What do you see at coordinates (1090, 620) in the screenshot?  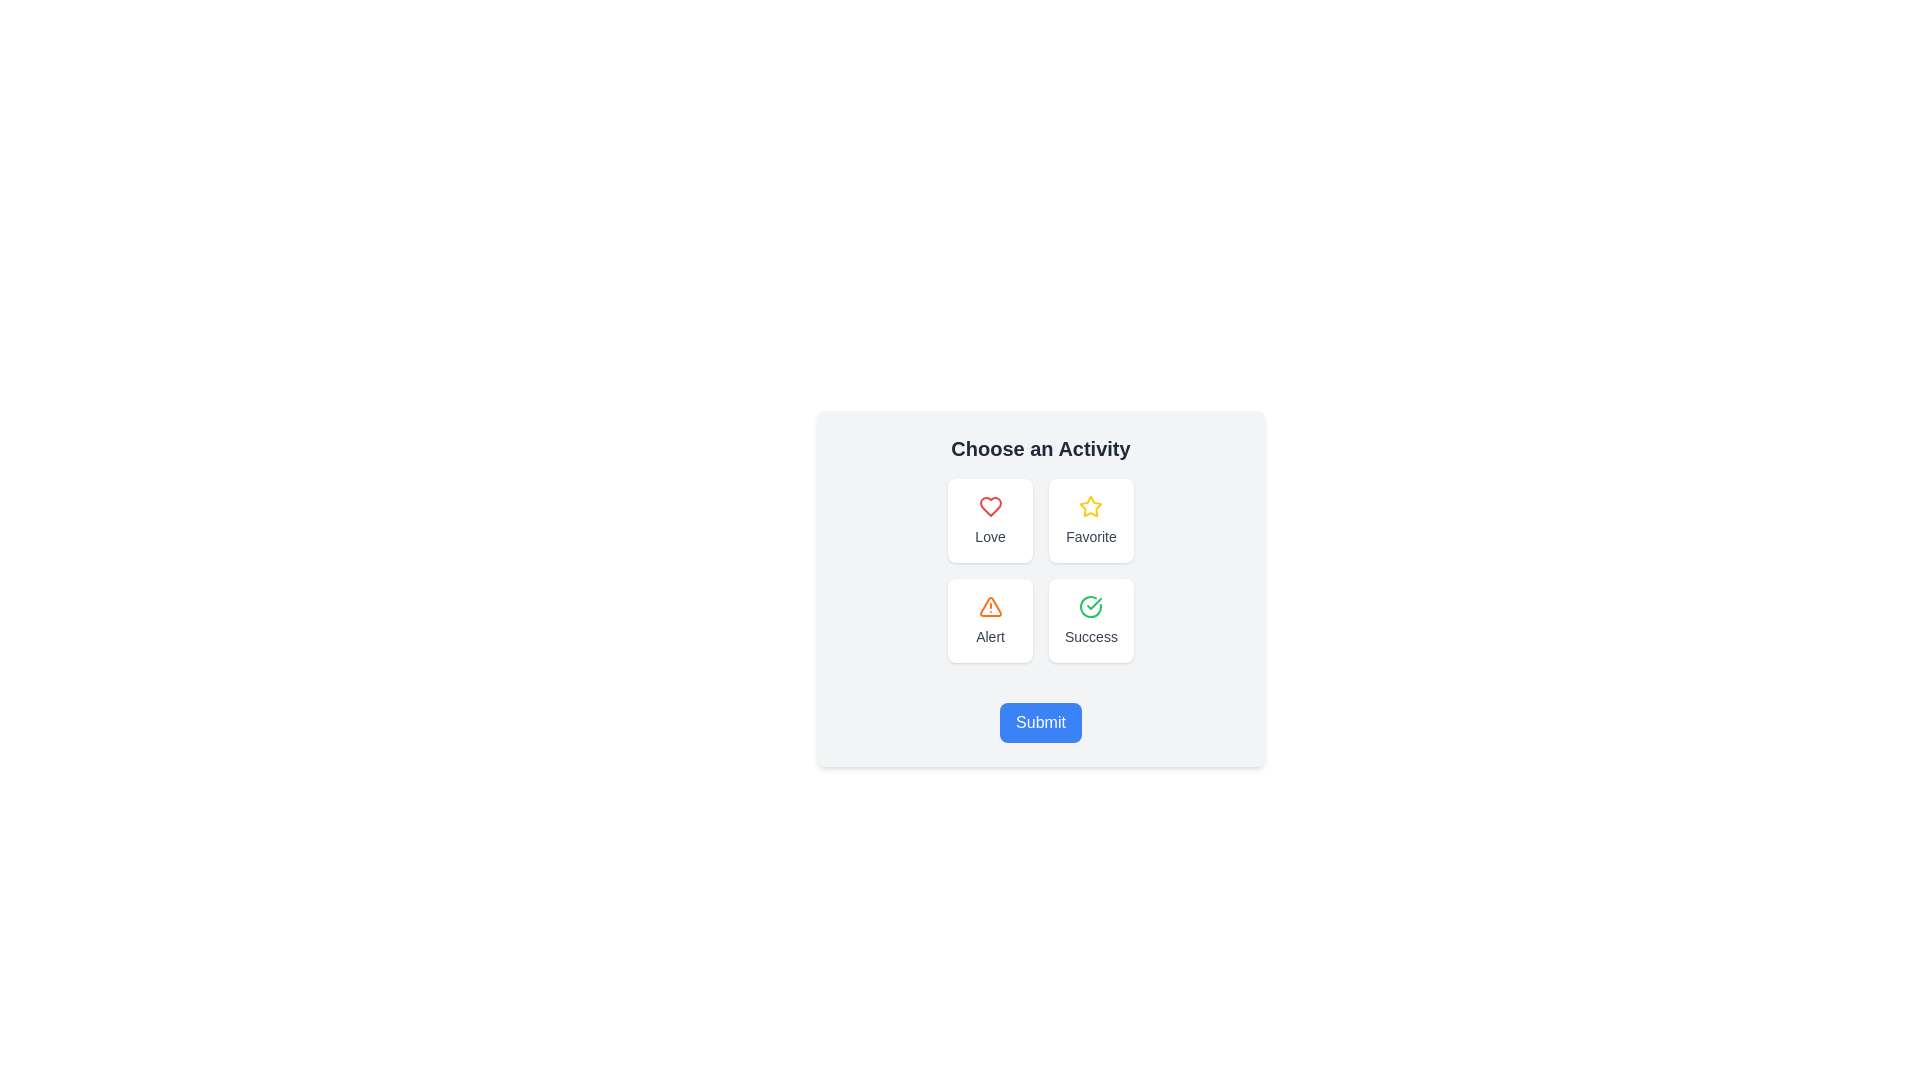 I see `the 'Success' Card Button located in the bottom-right position of the 2x2 grid layout under the title 'Choose an Activity.'` at bounding box center [1090, 620].